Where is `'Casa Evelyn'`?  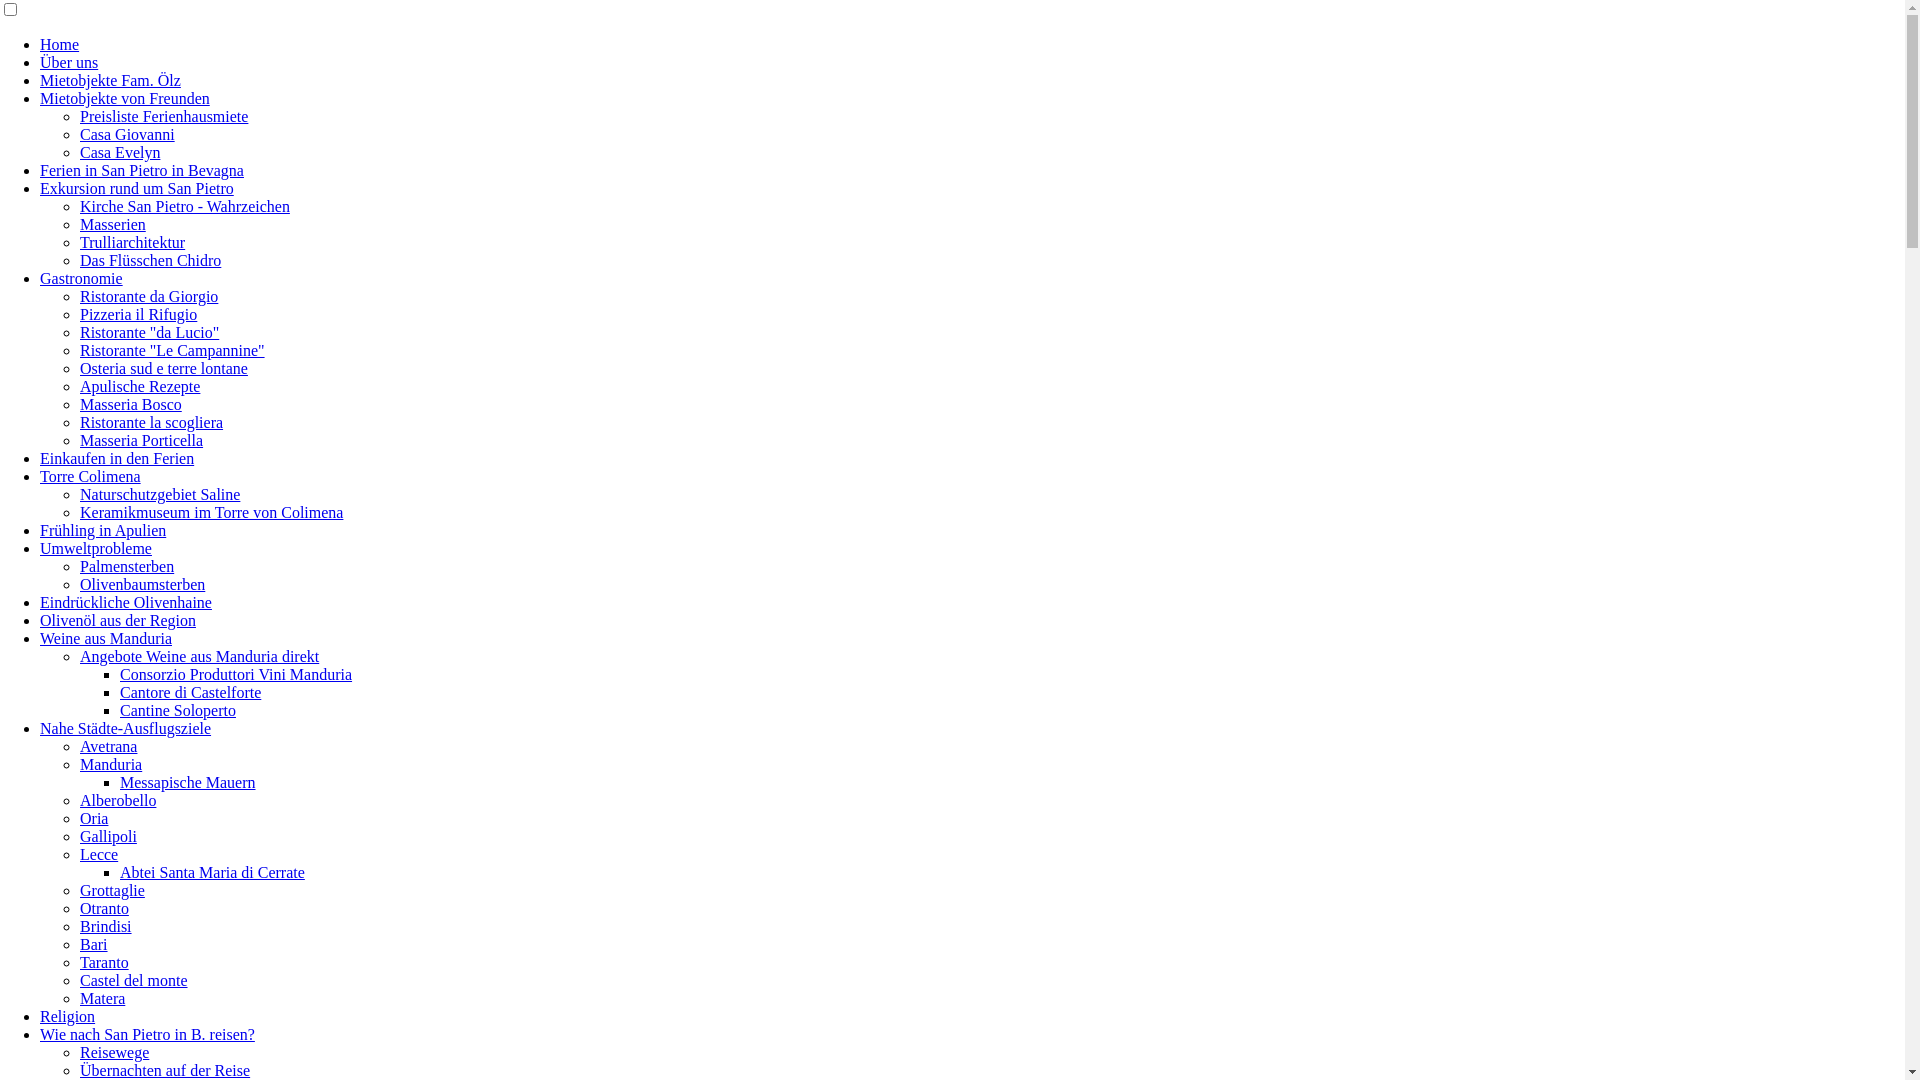 'Casa Evelyn' is located at coordinates (119, 151).